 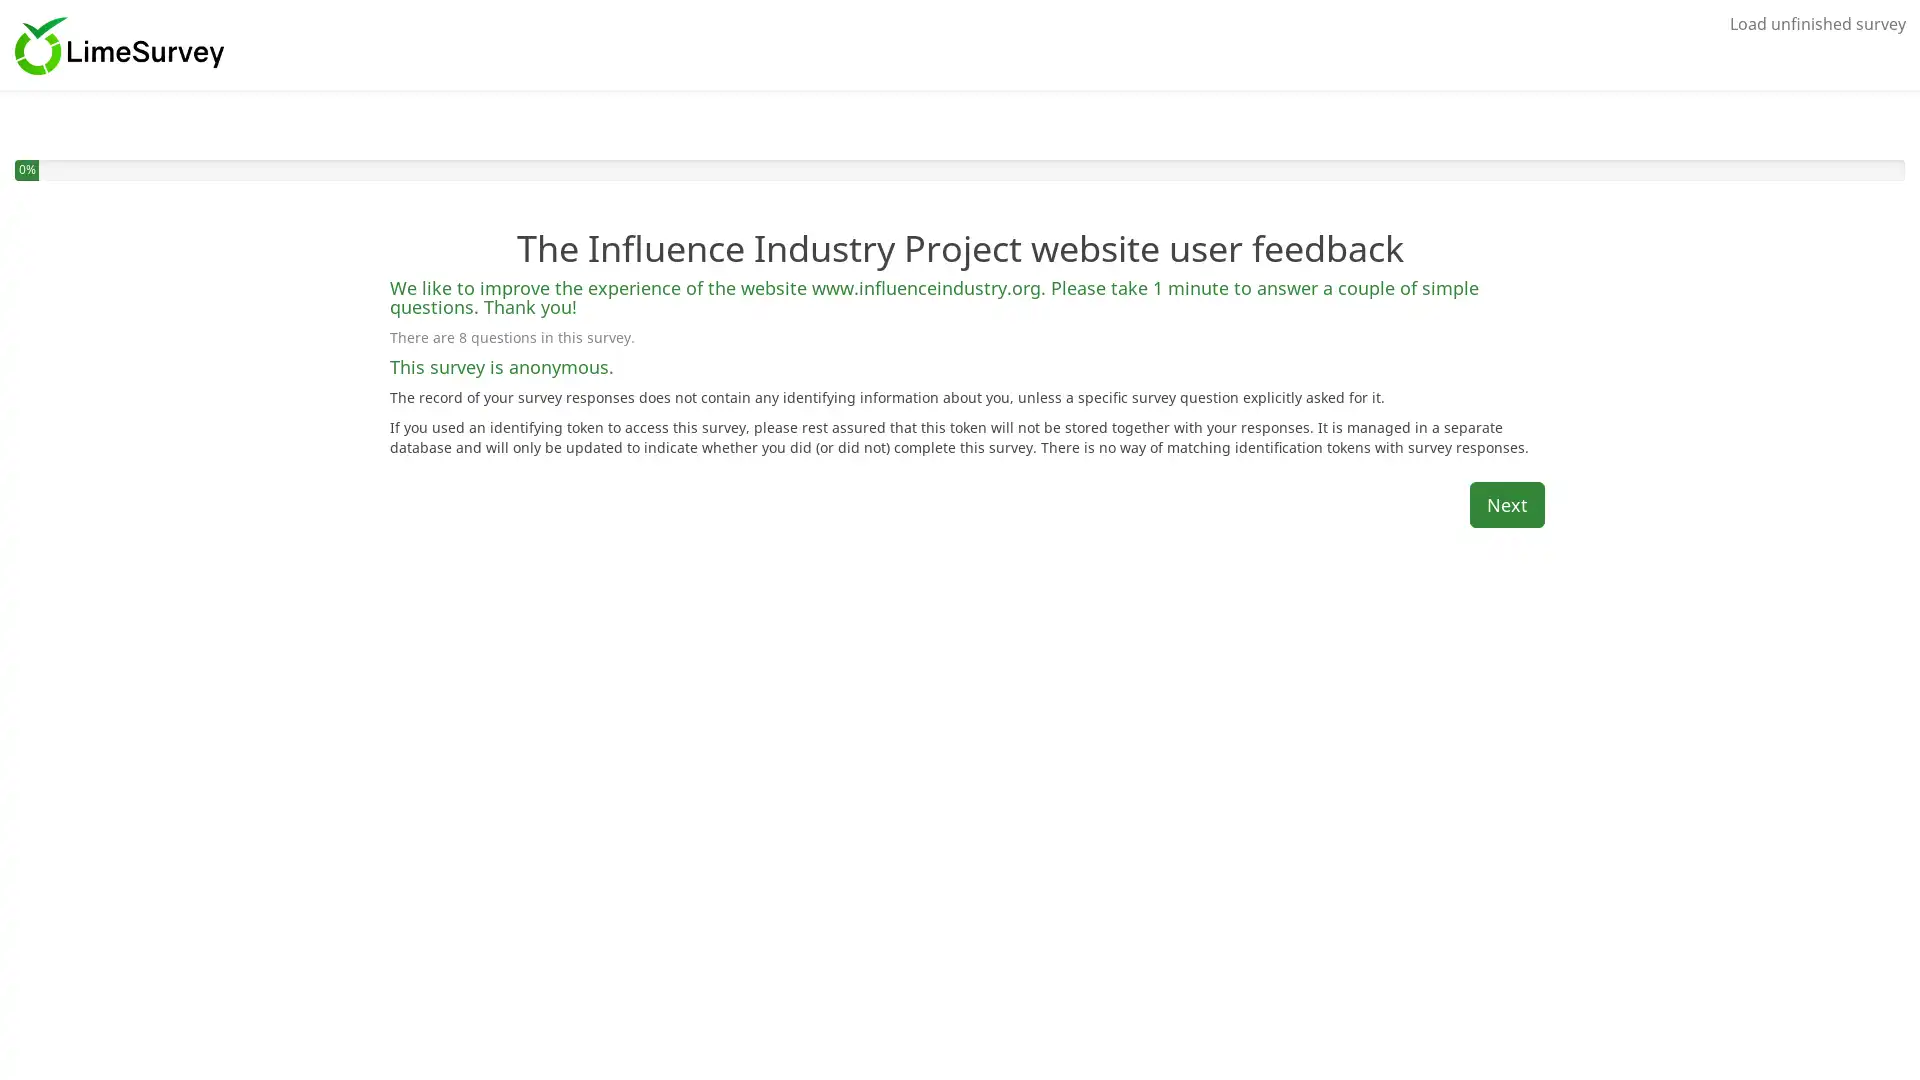 What do you see at coordinates (1507, 503) in the screenshot?
I see `Next` at bounding box center [1507, 503].